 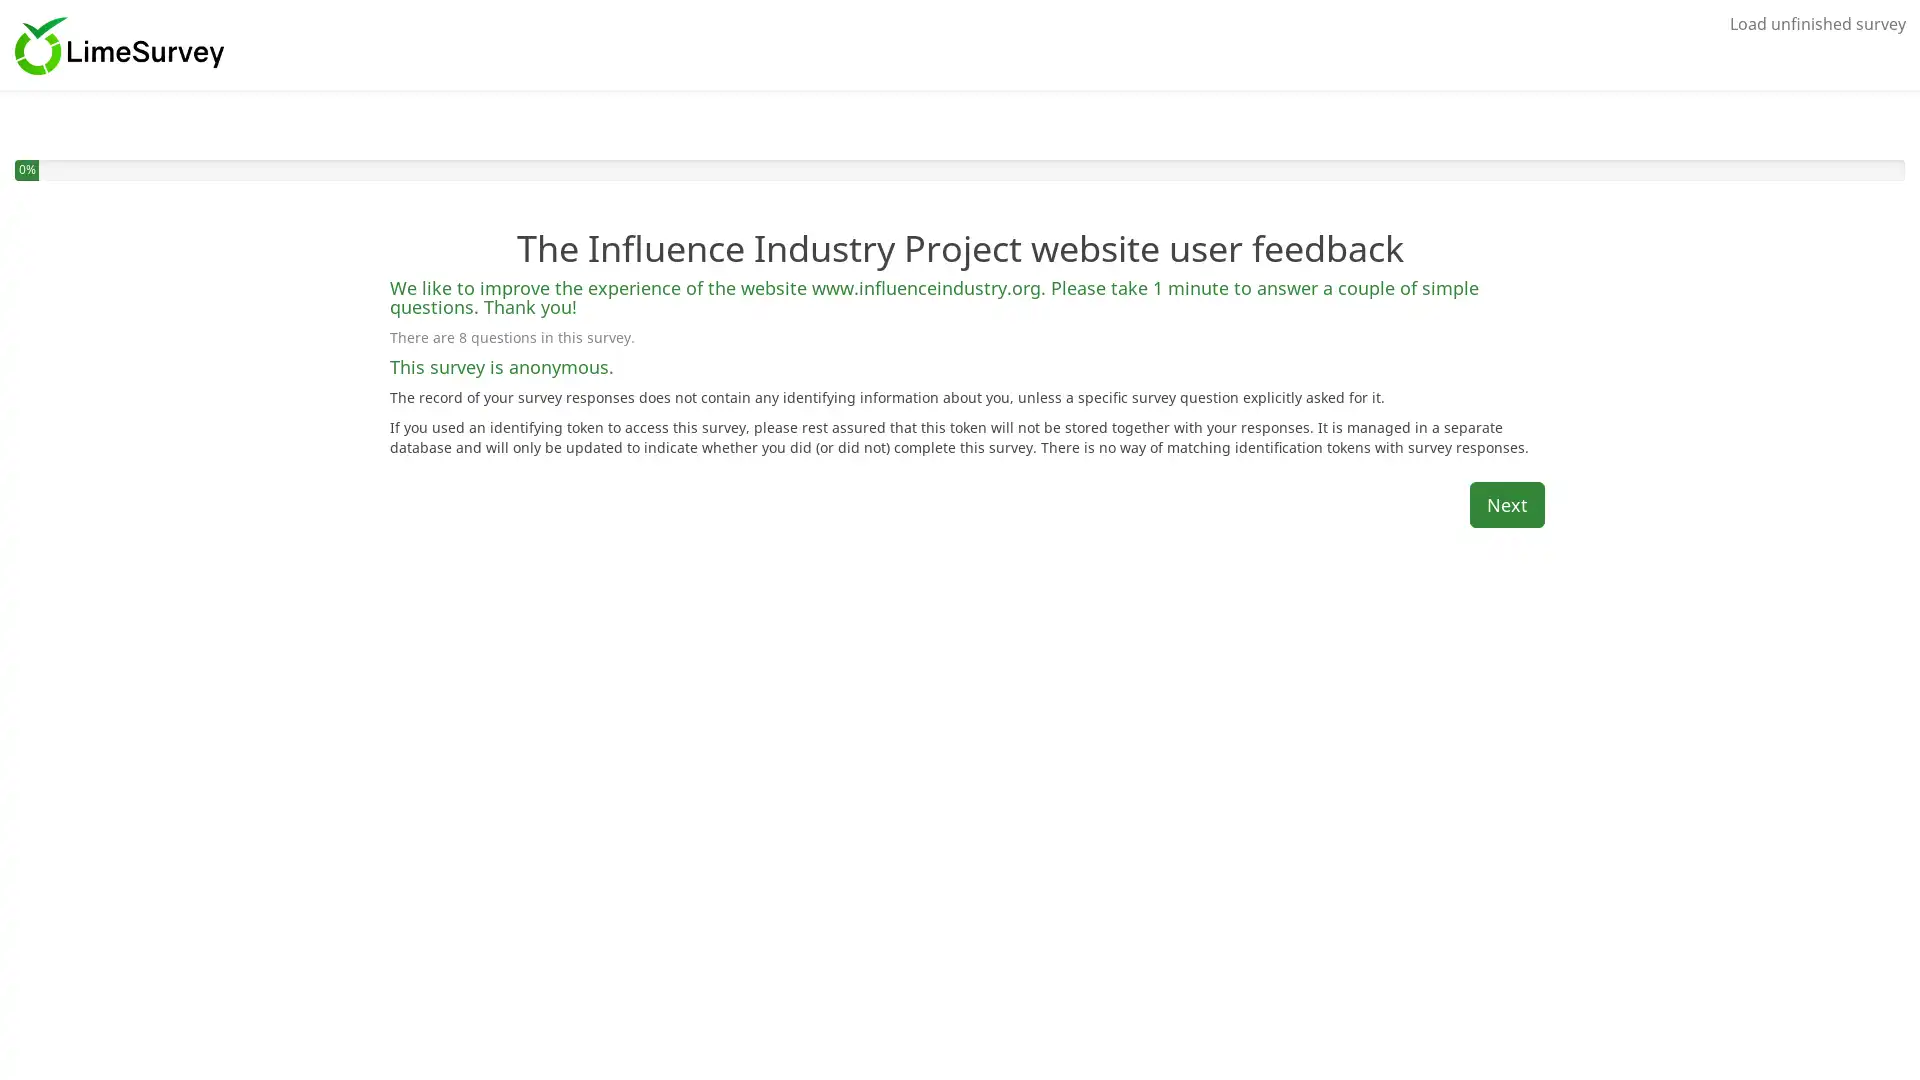 What do you see at coordinates (1507, 503) in the screenshot?
I see `Next` at bounding box center [1507, 503].